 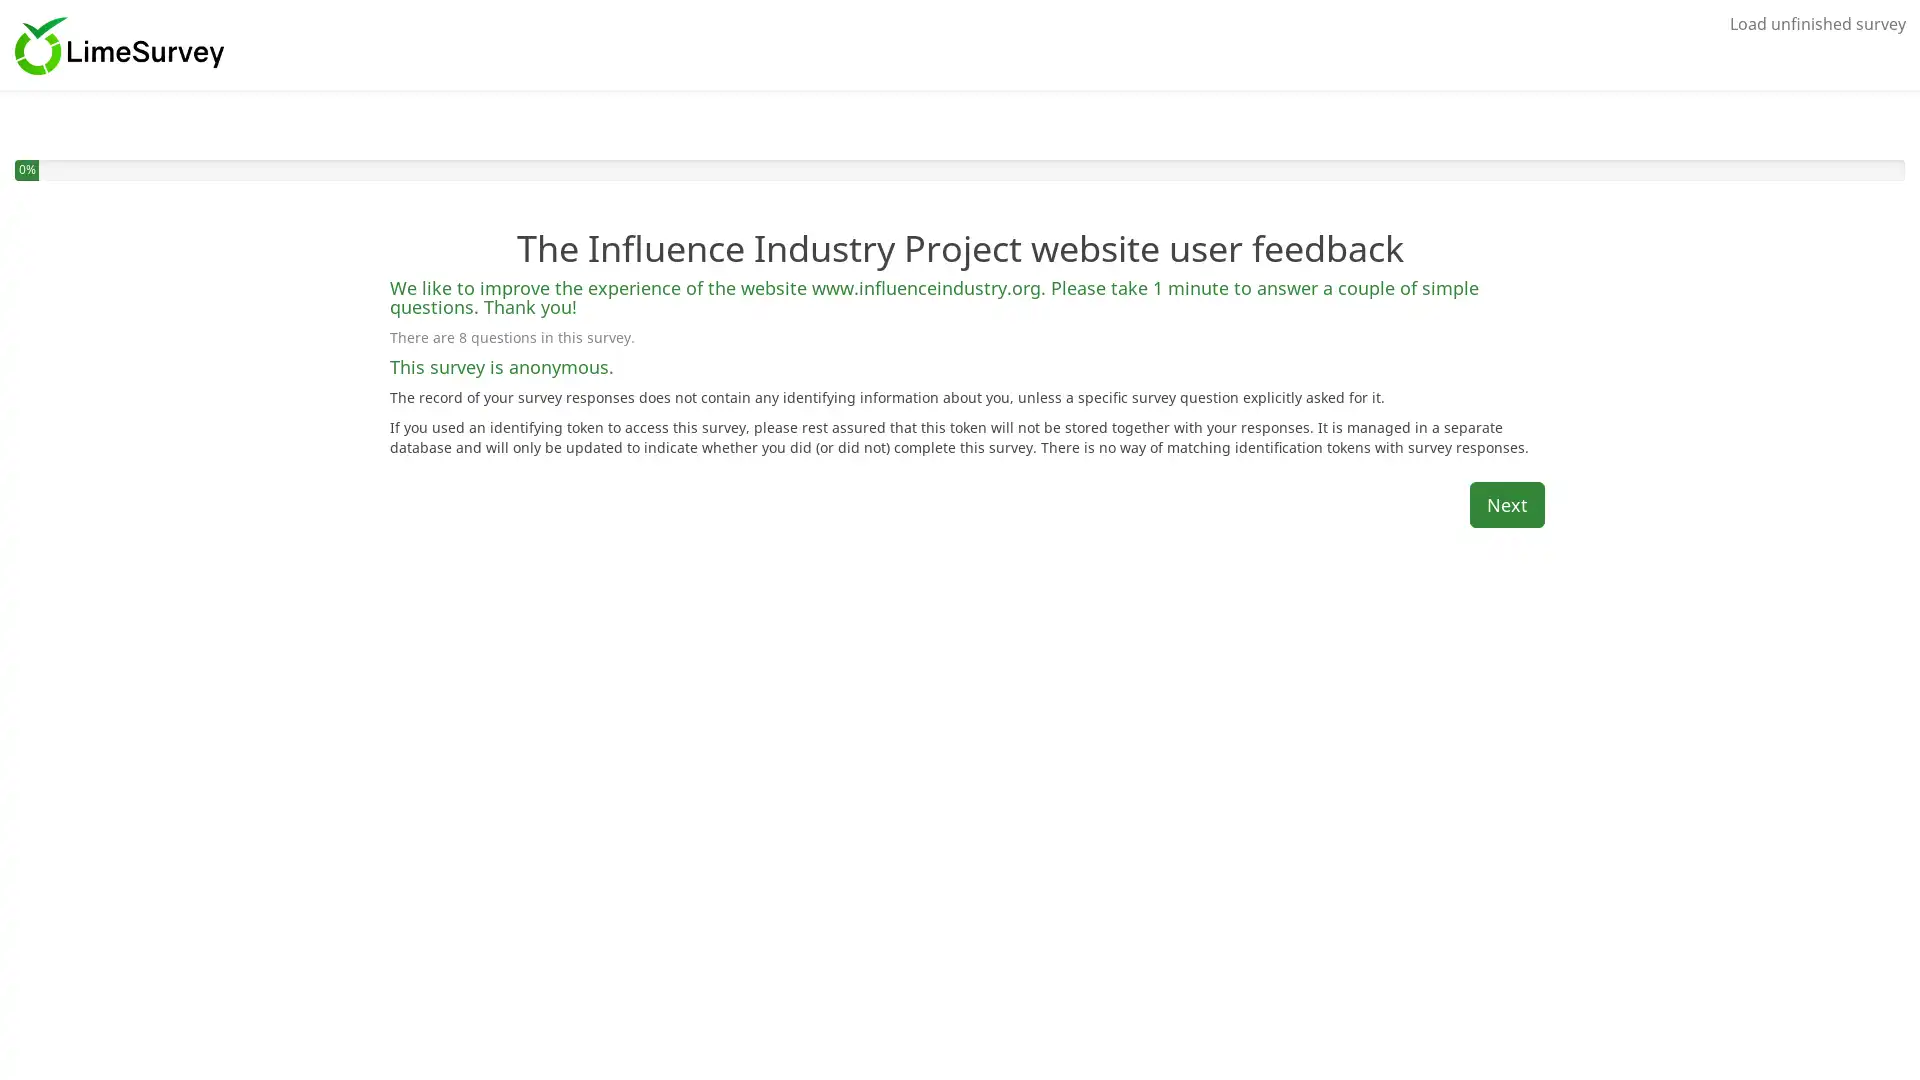 What do you see at coordinates (1507, 503) in the screenshot?
I see `Next` at bounding box center [1507, 503].